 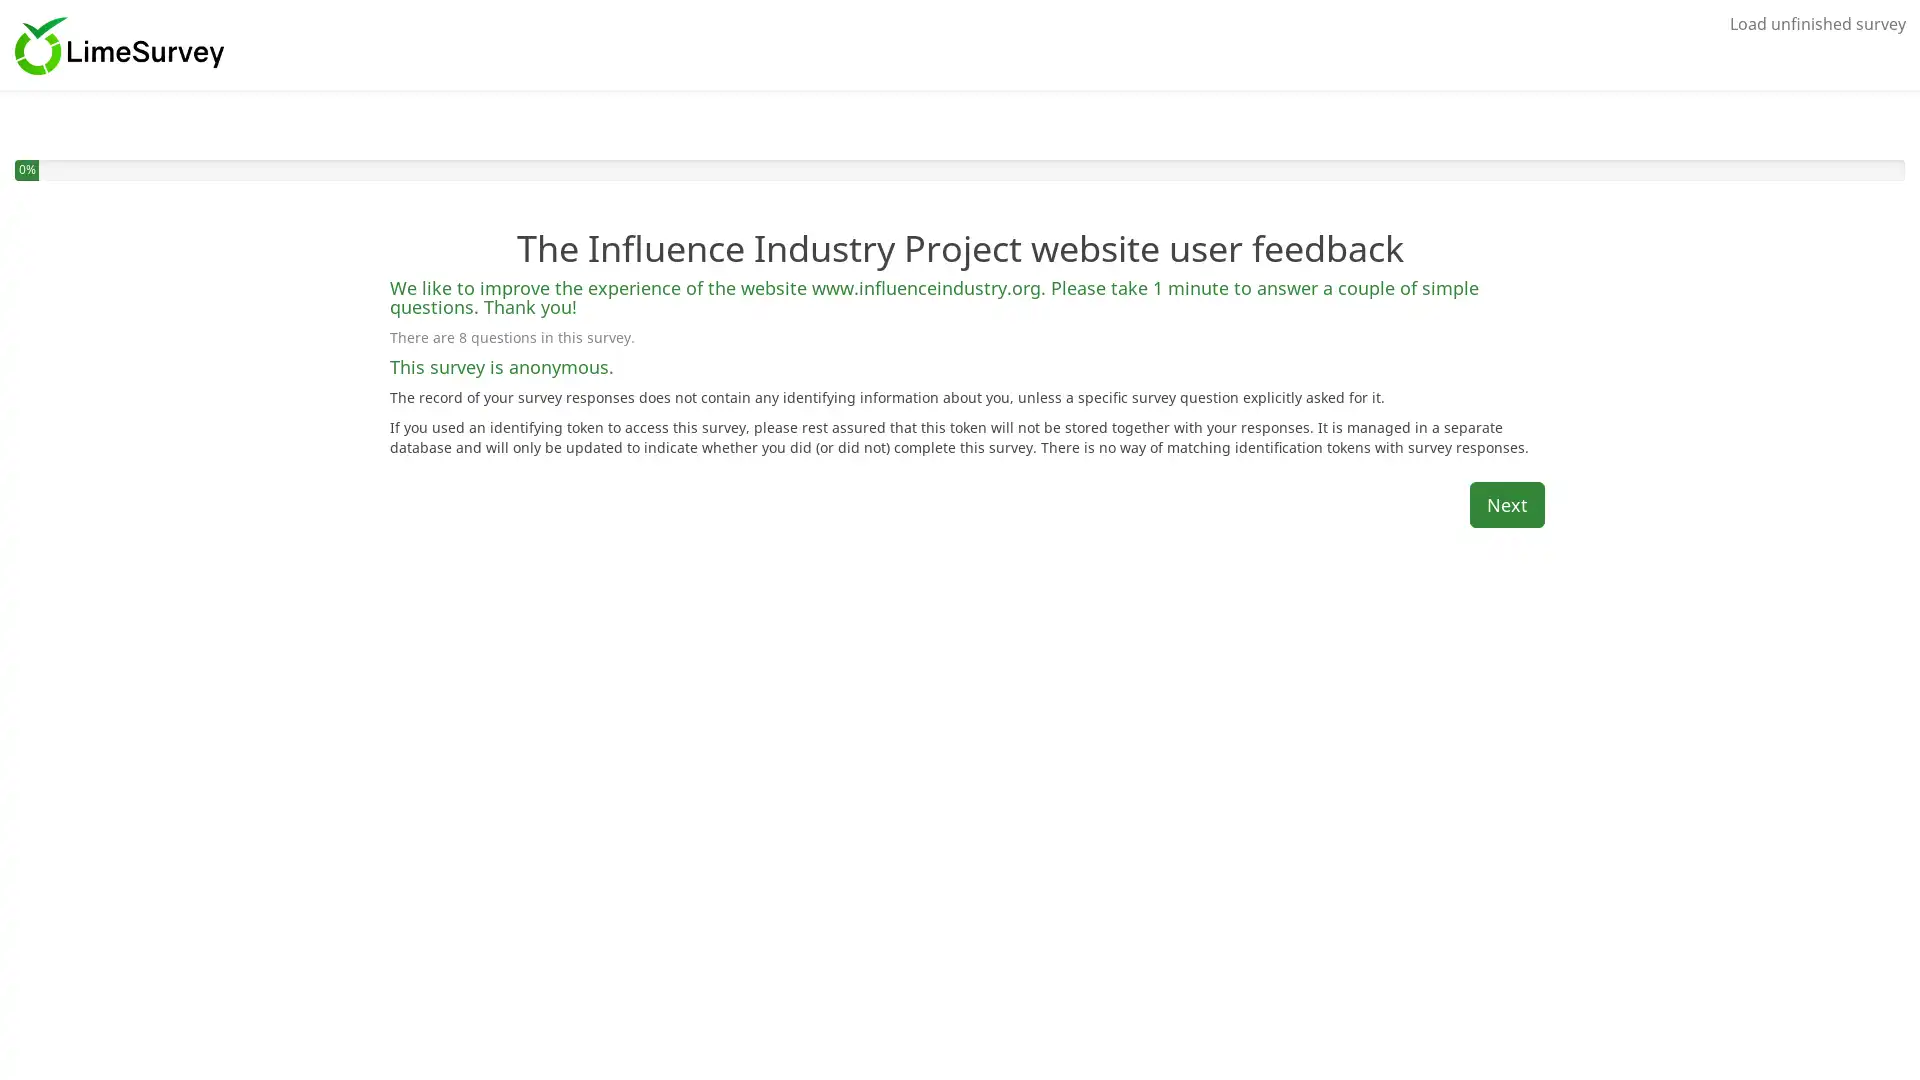 What do you see at coordinates (1507, 503) in the screenshot?
I see `Next` at bounding box center [1507, 503].